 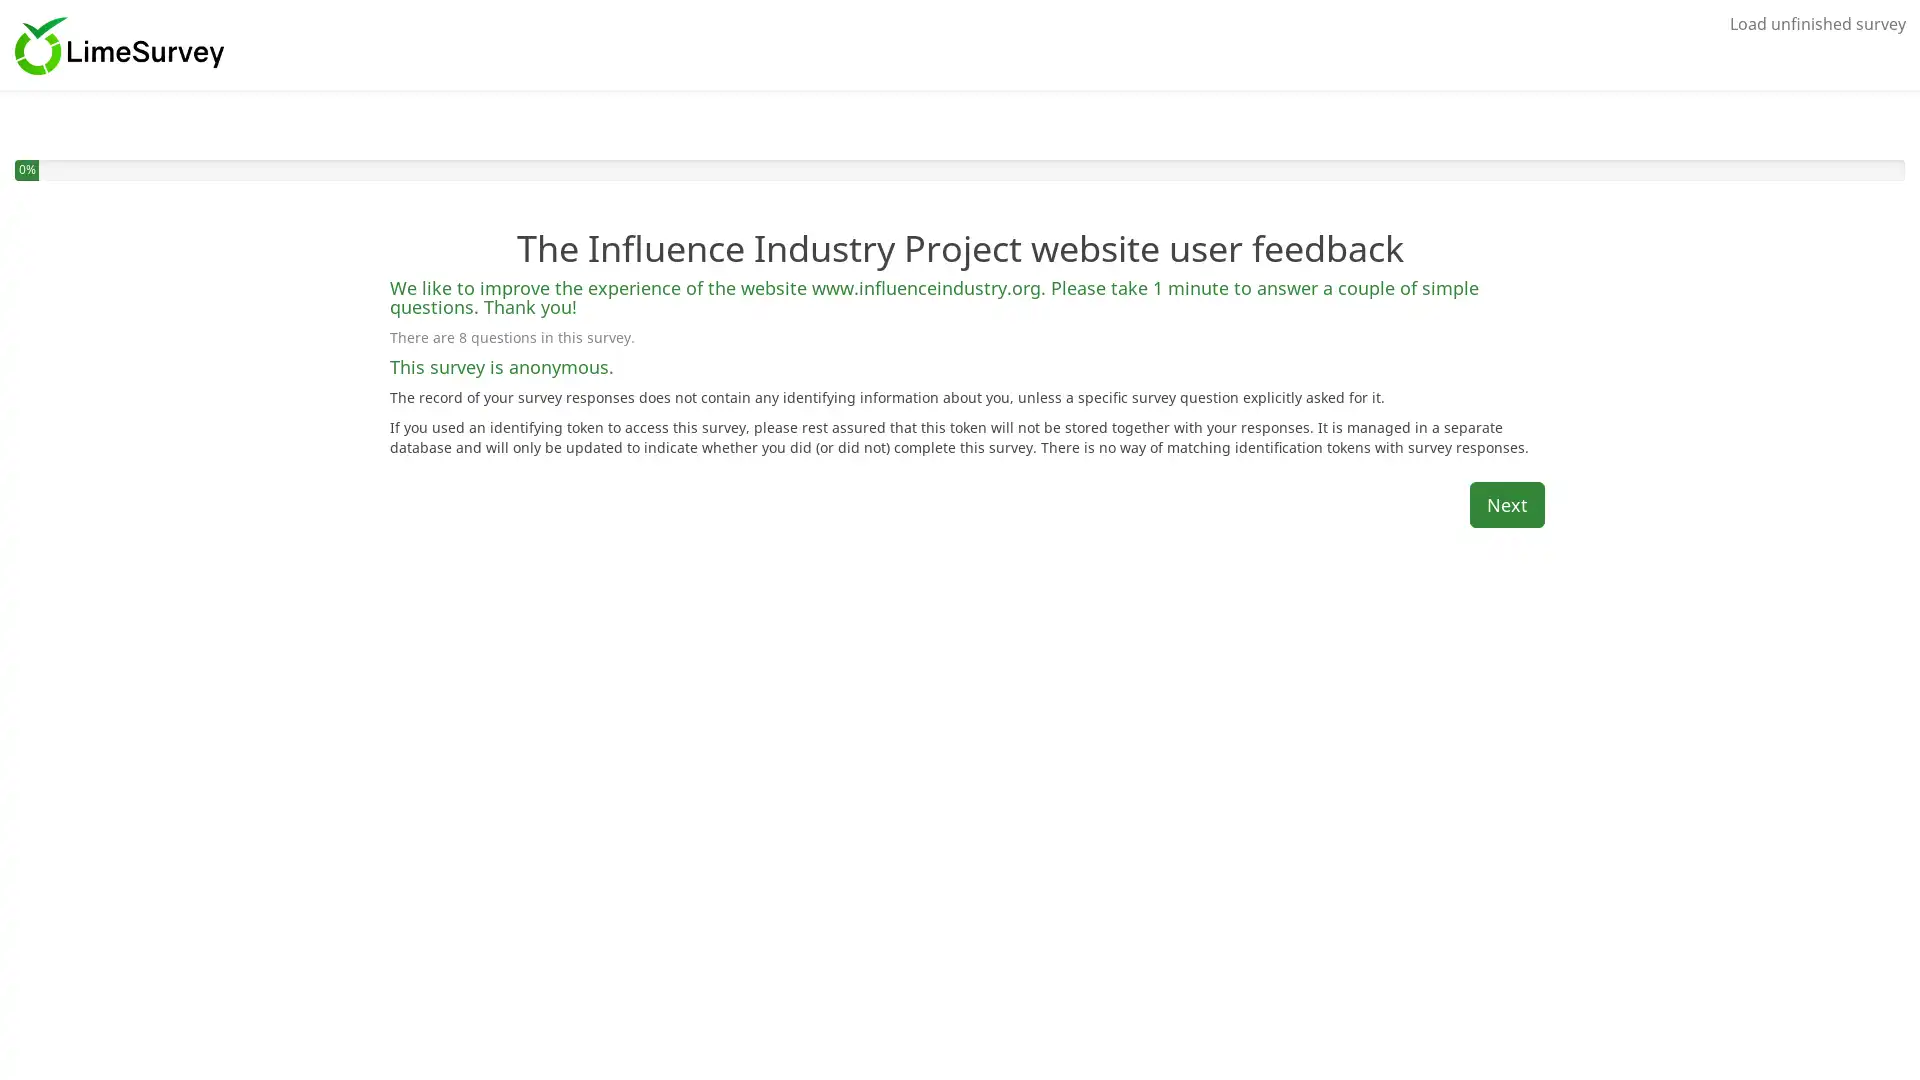 What do you see at coordinates (1507, 503) in the screenshot?
I see `Next` at bounding box center [1507, 503].